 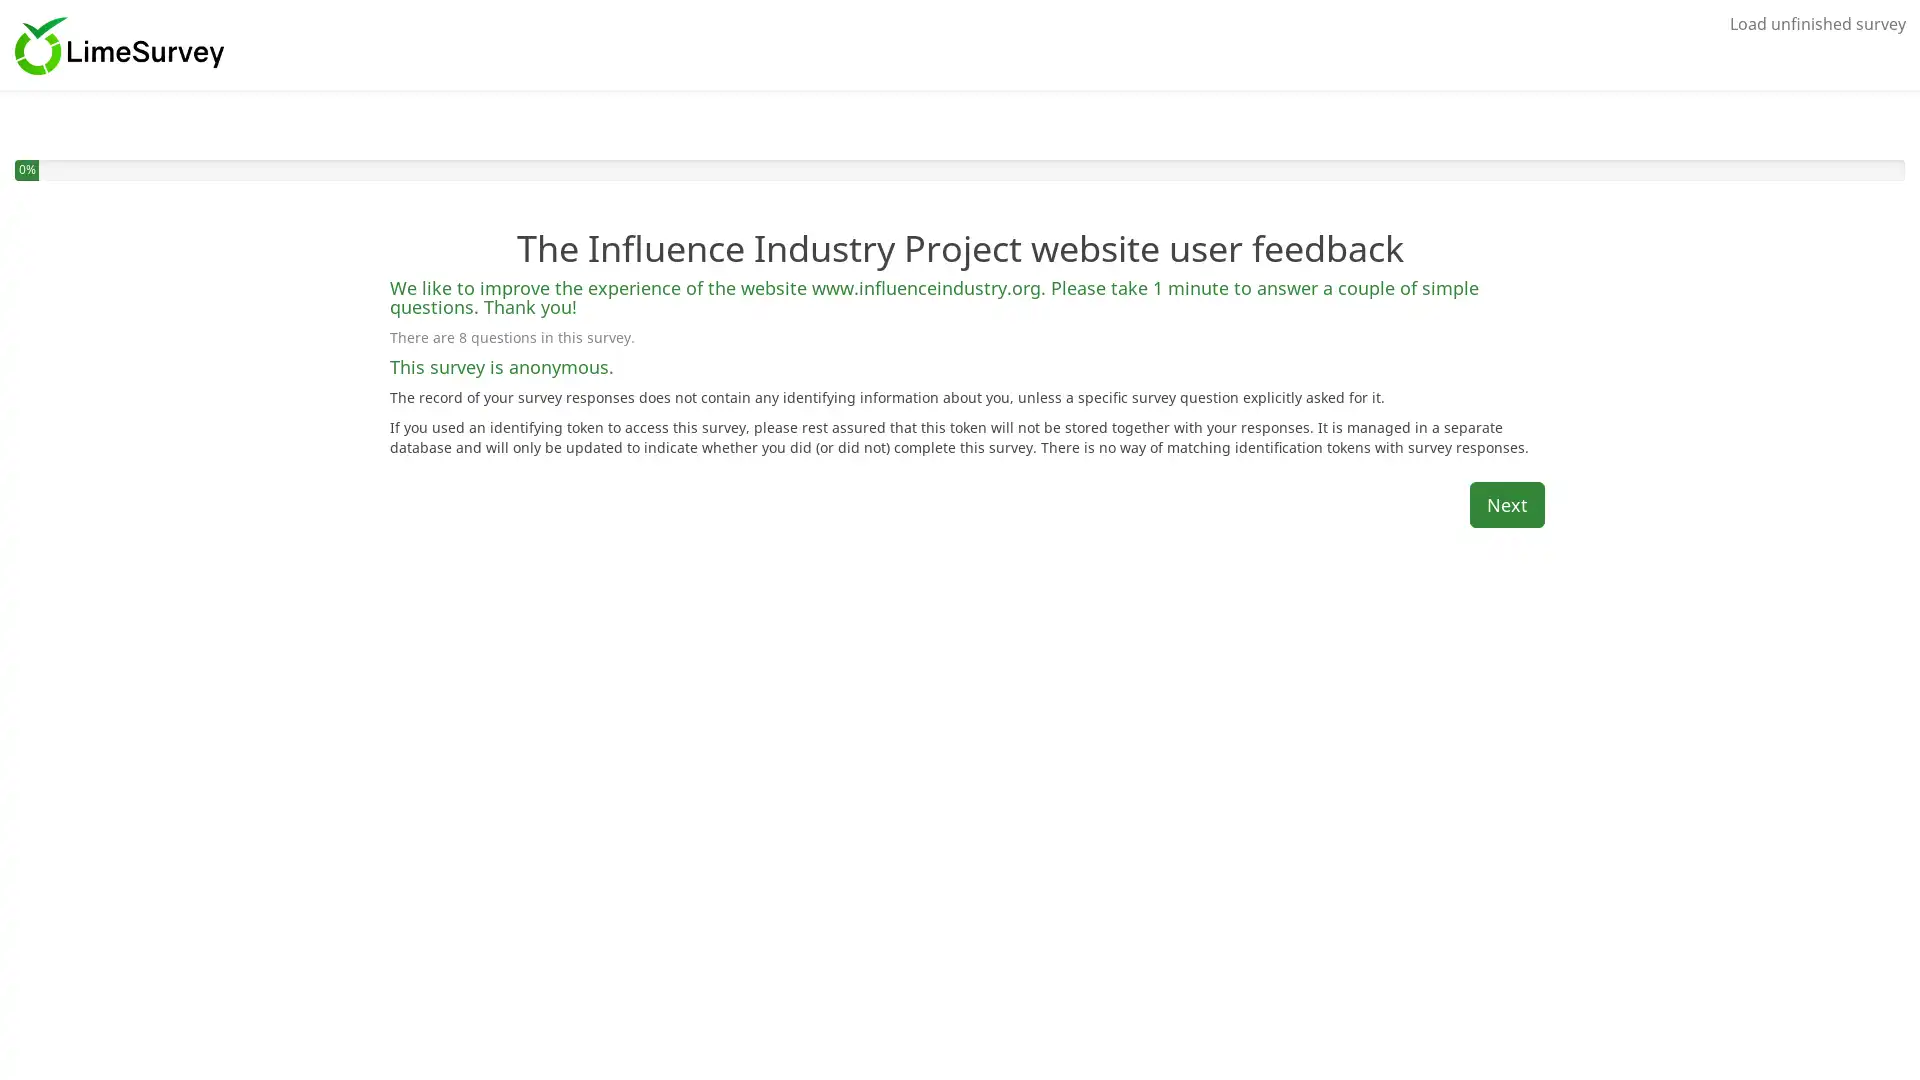 What do you see at coordinates (1507, 503) in the screenshot?
I see `Next` at bounding box center [1507, 503].